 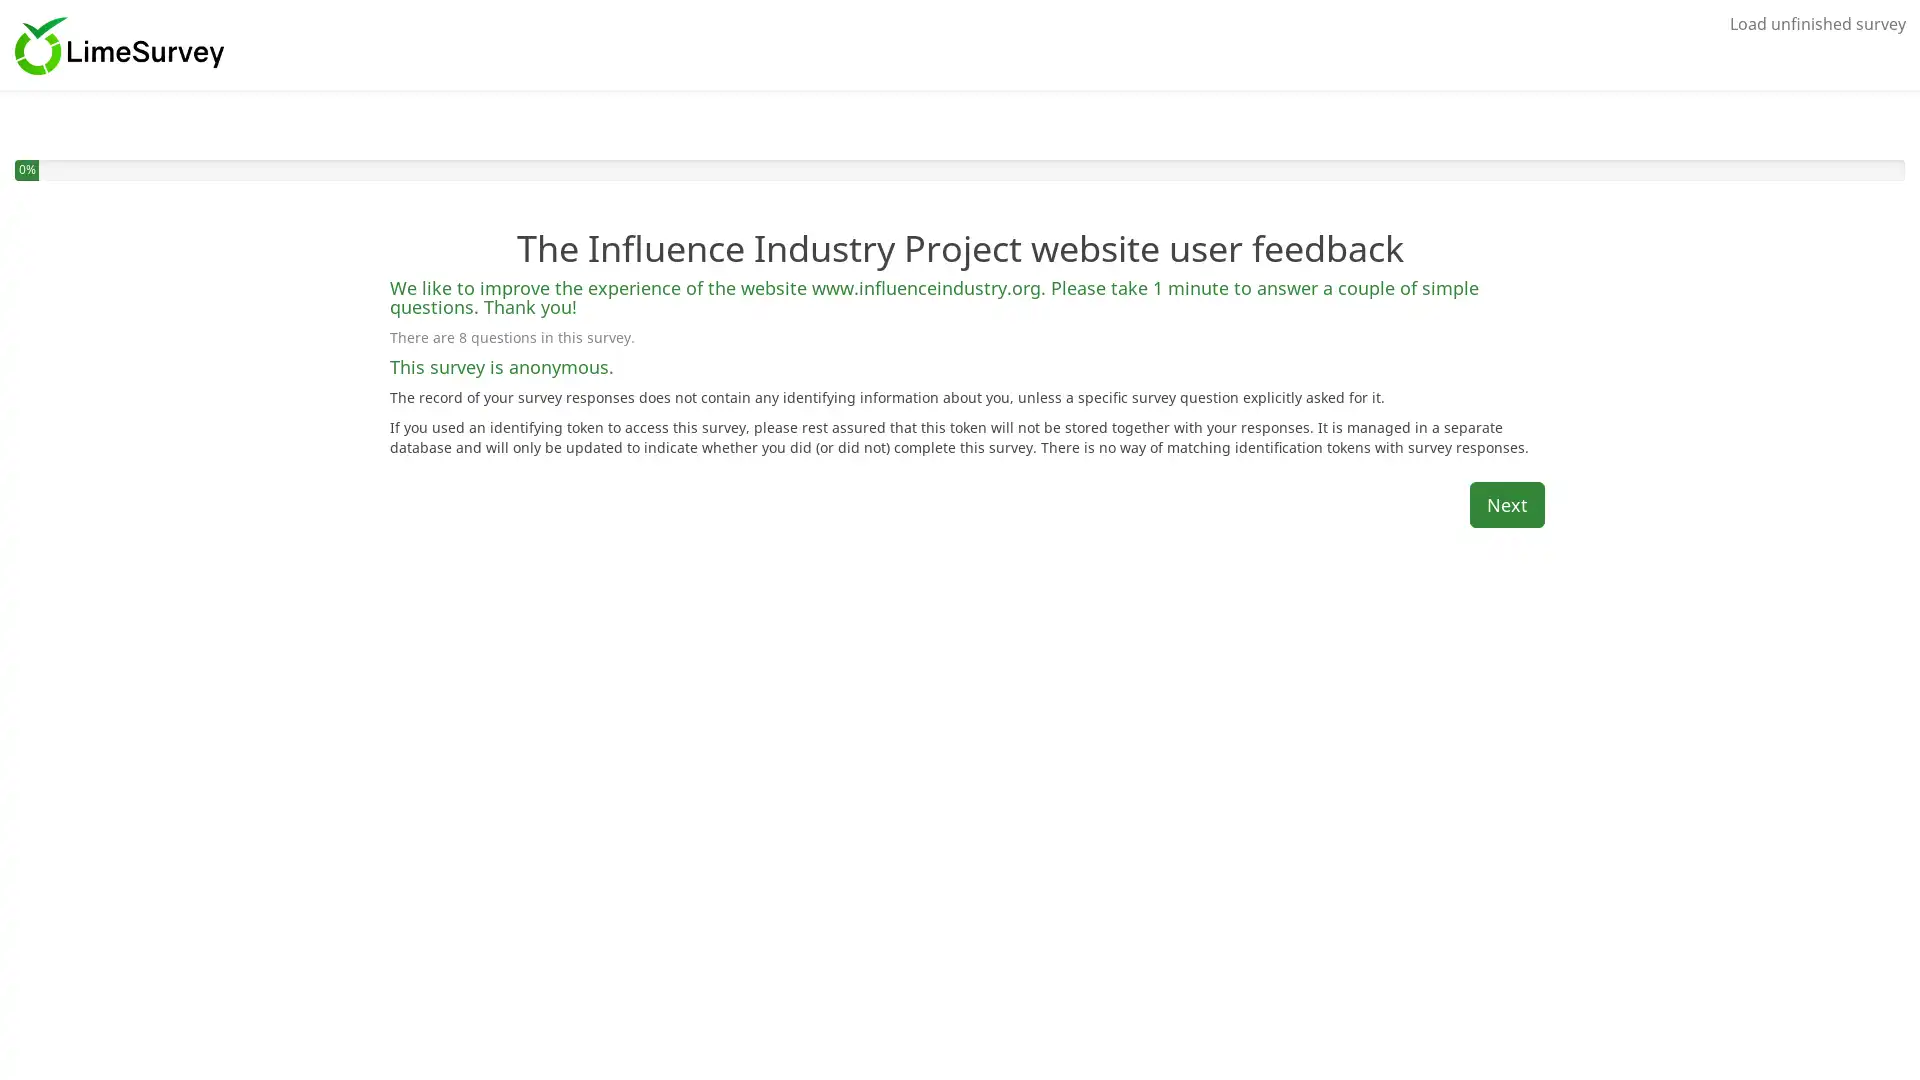 What do you see at coordinates (1507, 503) in the screenshot?
I see `Next` at bounding box center [1507, 503].